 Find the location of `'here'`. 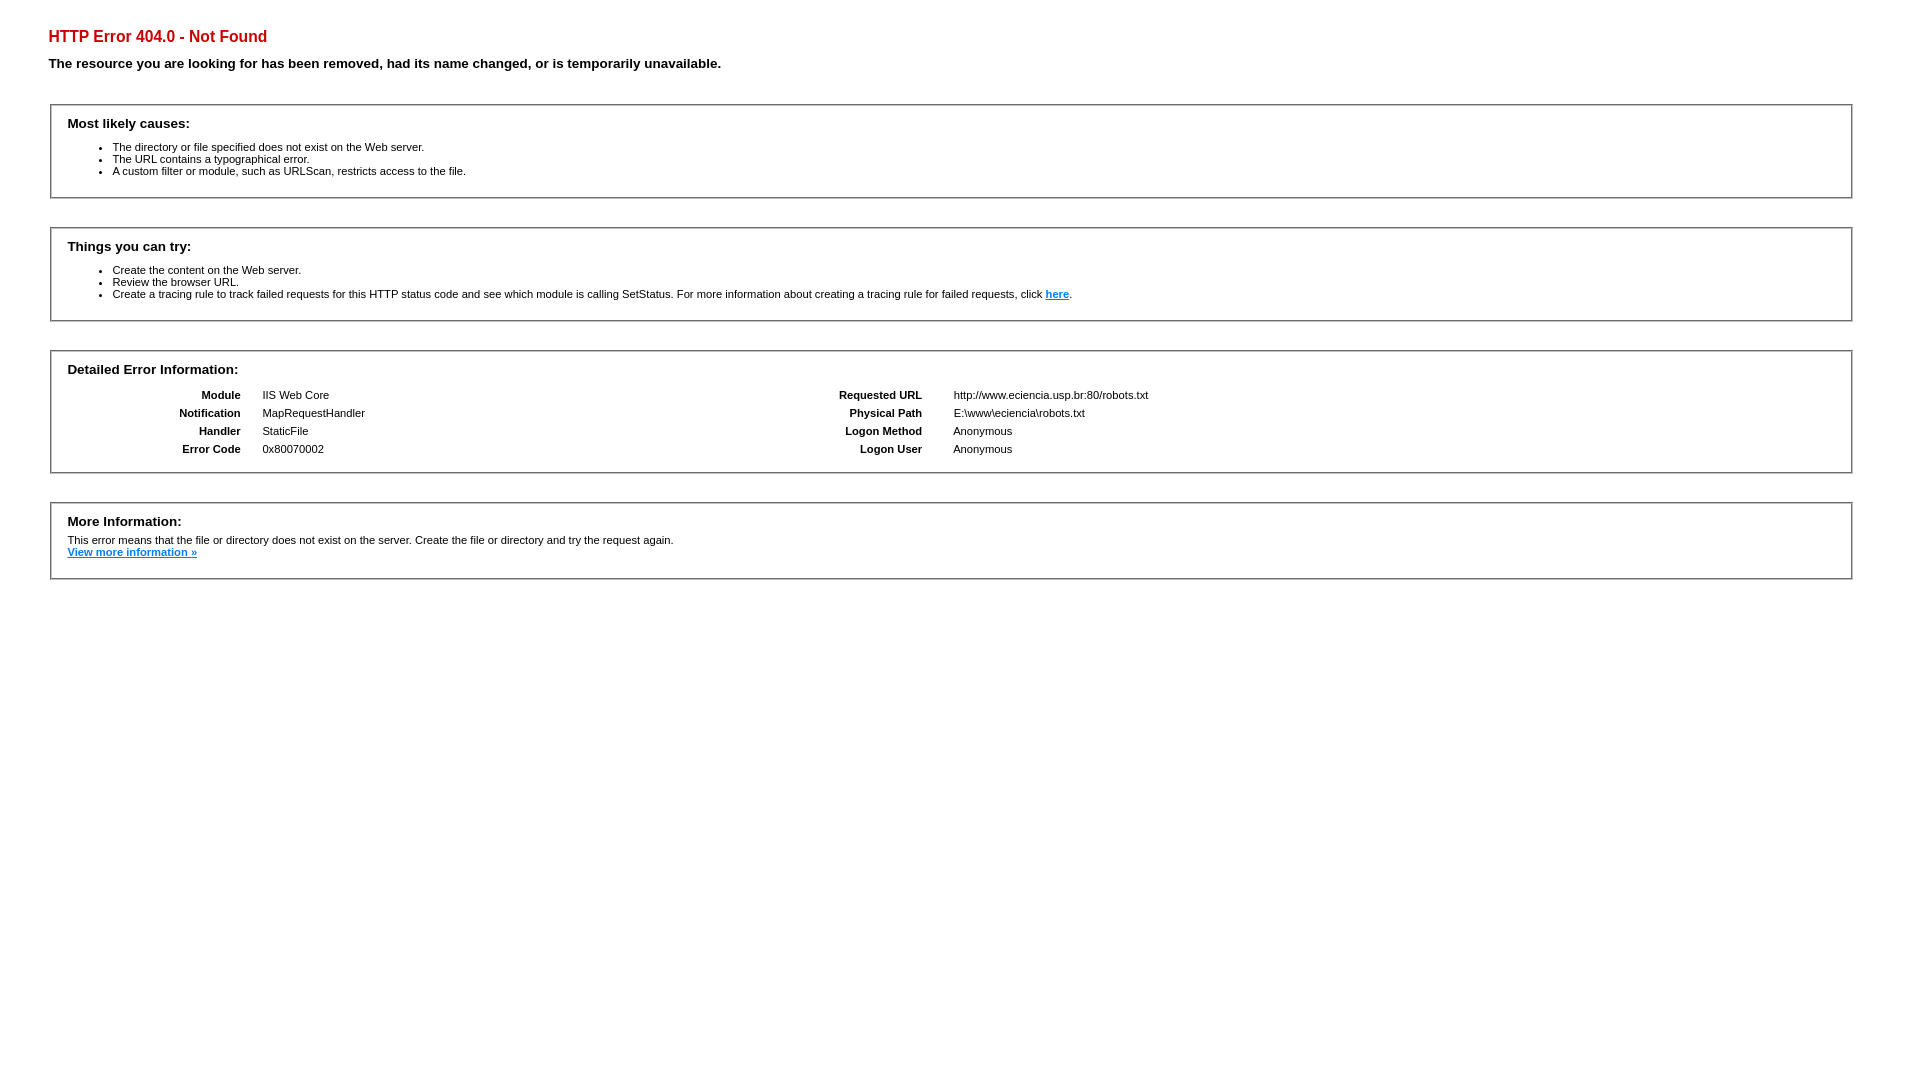

'here' is located at coordinates (1056, 293).